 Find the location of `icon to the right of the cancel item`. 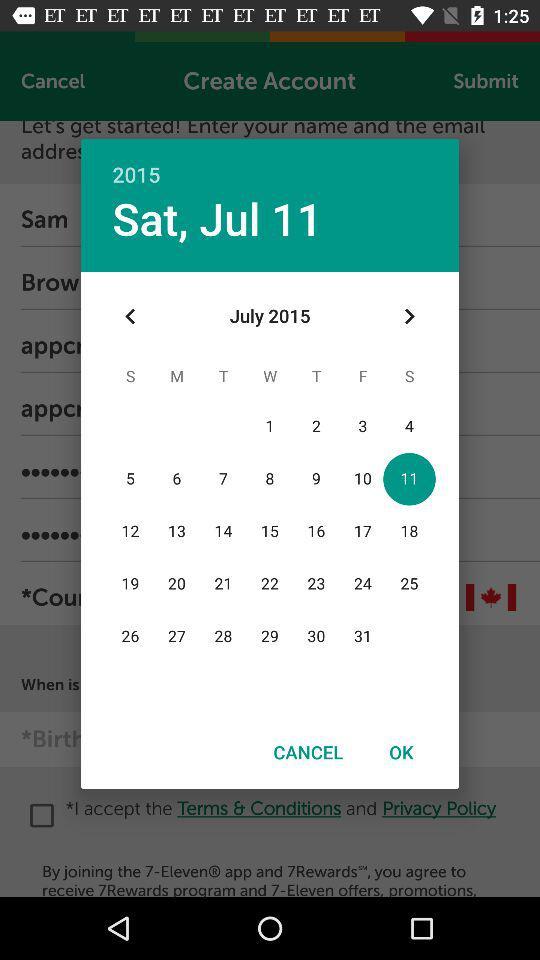

icon to the right of the cancel item is located at coordinates (401, 751).